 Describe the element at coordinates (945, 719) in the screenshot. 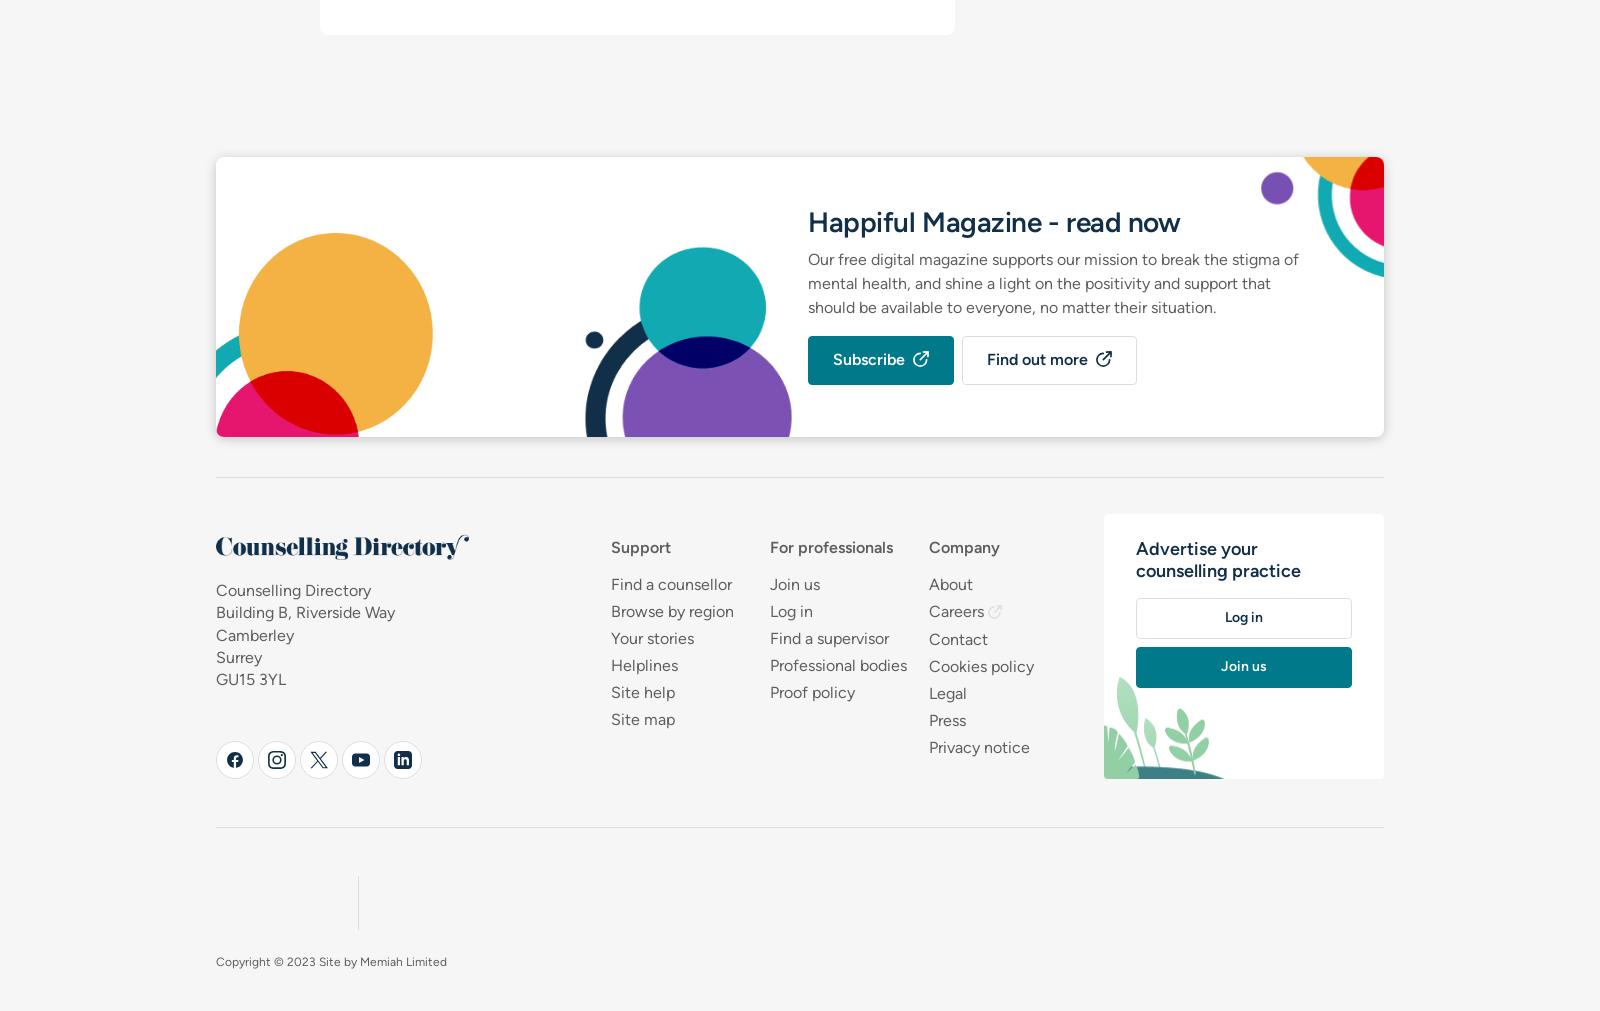

I see `'Press'` at that location.